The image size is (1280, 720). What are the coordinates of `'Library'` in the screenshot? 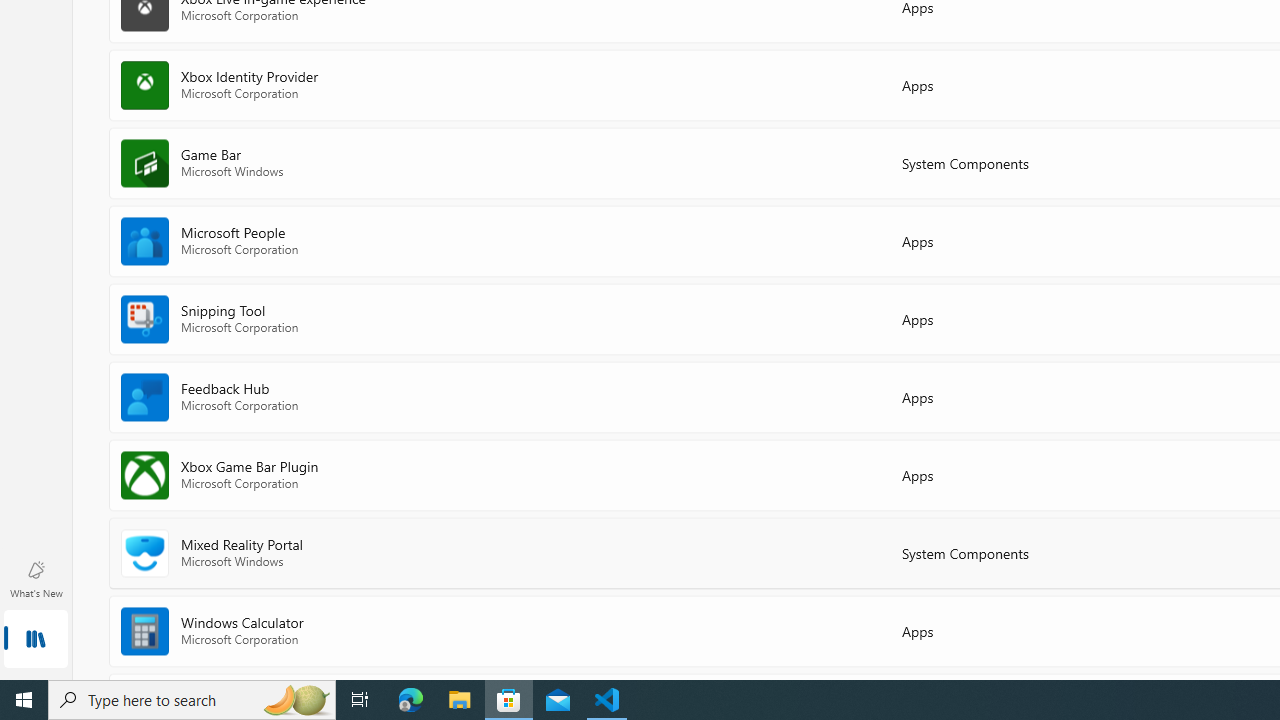 It's located at (35, 640).